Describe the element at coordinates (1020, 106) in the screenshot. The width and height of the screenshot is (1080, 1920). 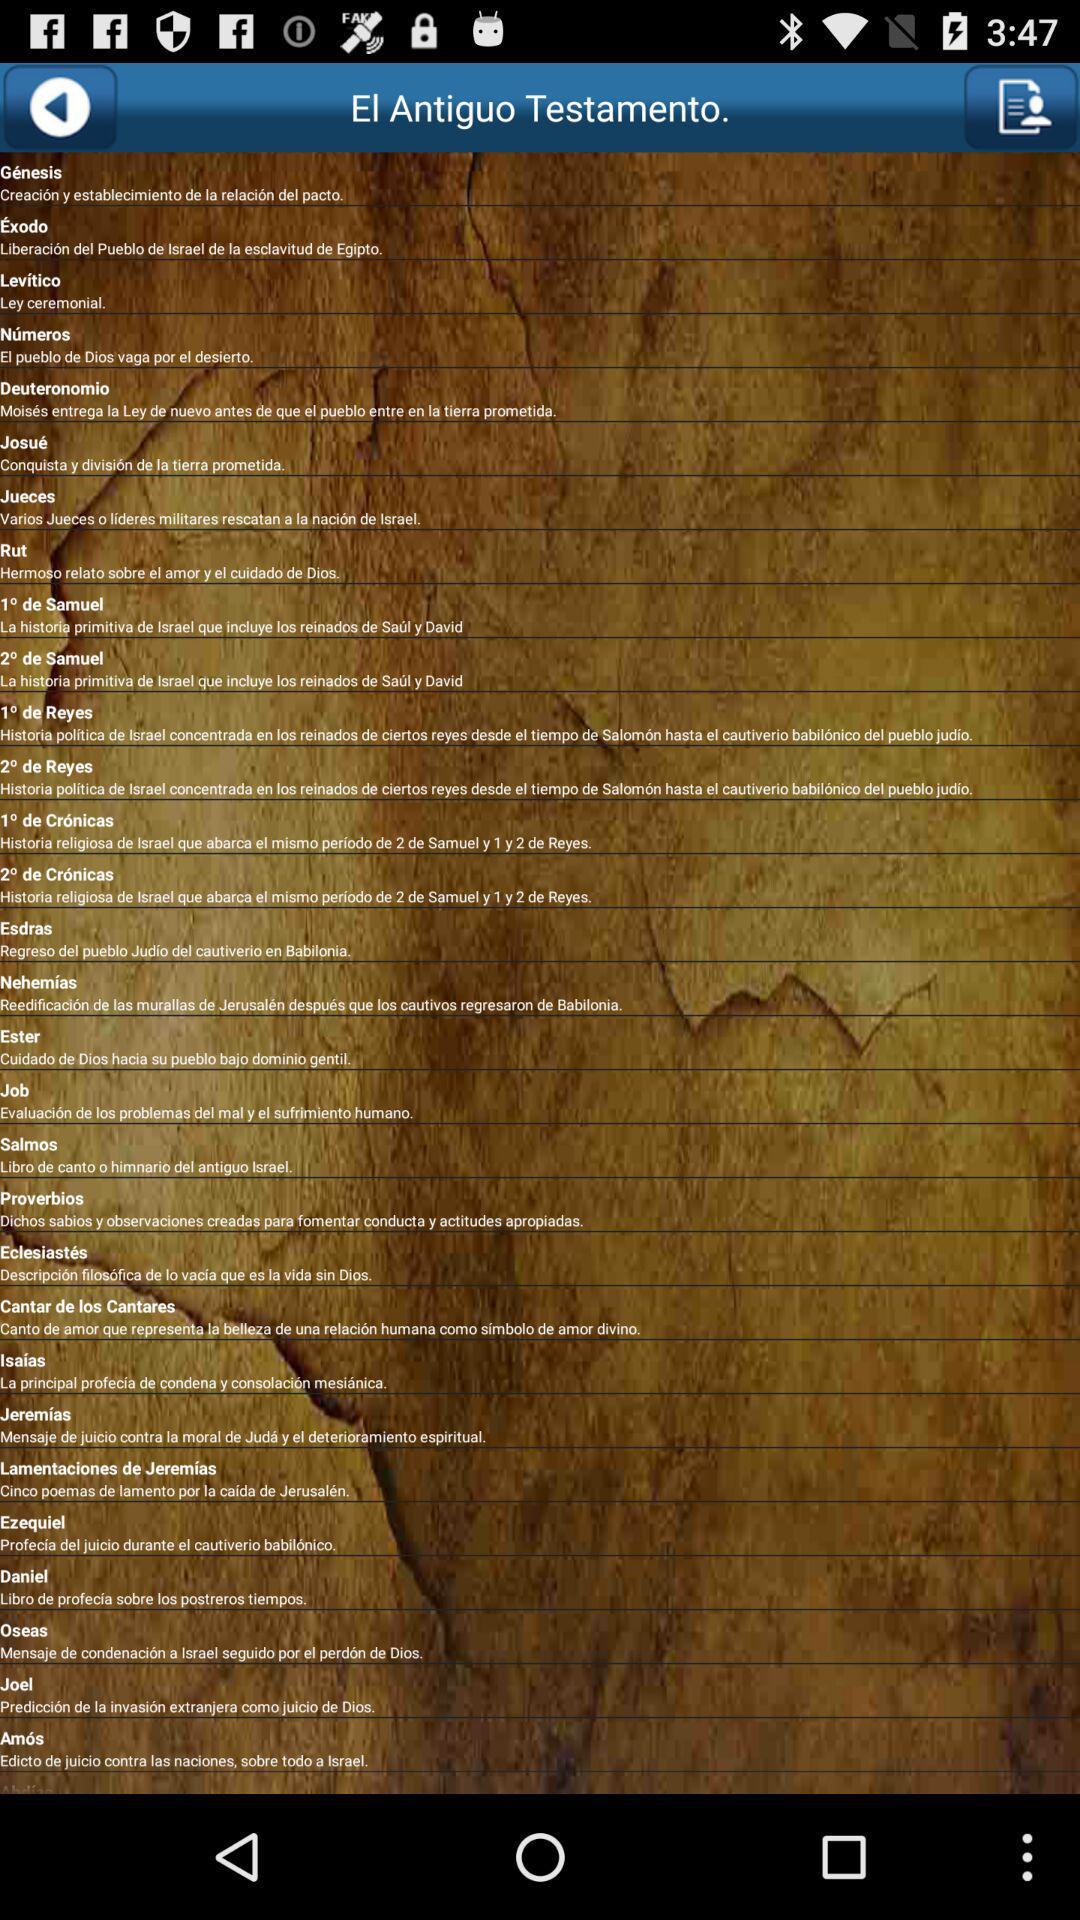
I see `the button at the top right corner` at that location.